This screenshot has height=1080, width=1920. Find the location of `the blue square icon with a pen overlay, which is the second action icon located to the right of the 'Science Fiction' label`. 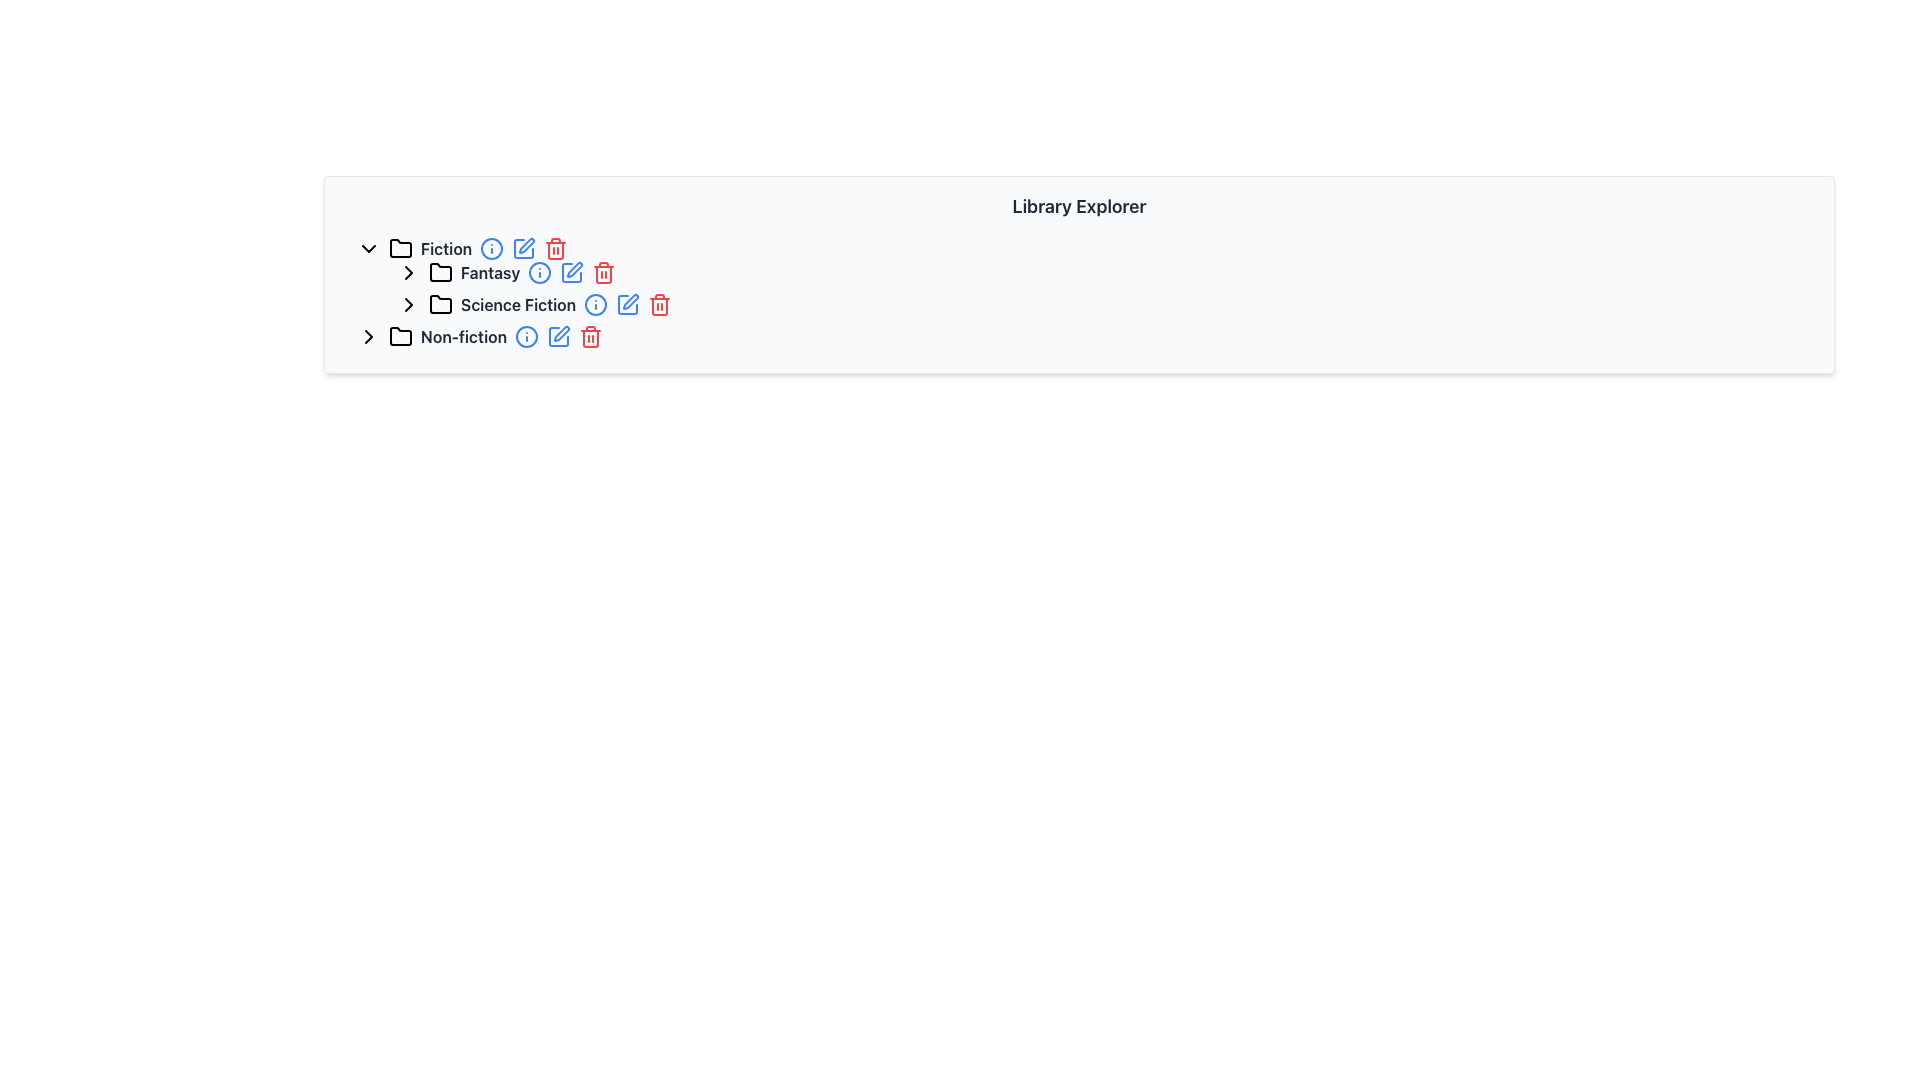

the blue square icon with a pen overlay, which is the second action icon located to the right of the 'Science Fiction' label is located at coordinates (627, 304).